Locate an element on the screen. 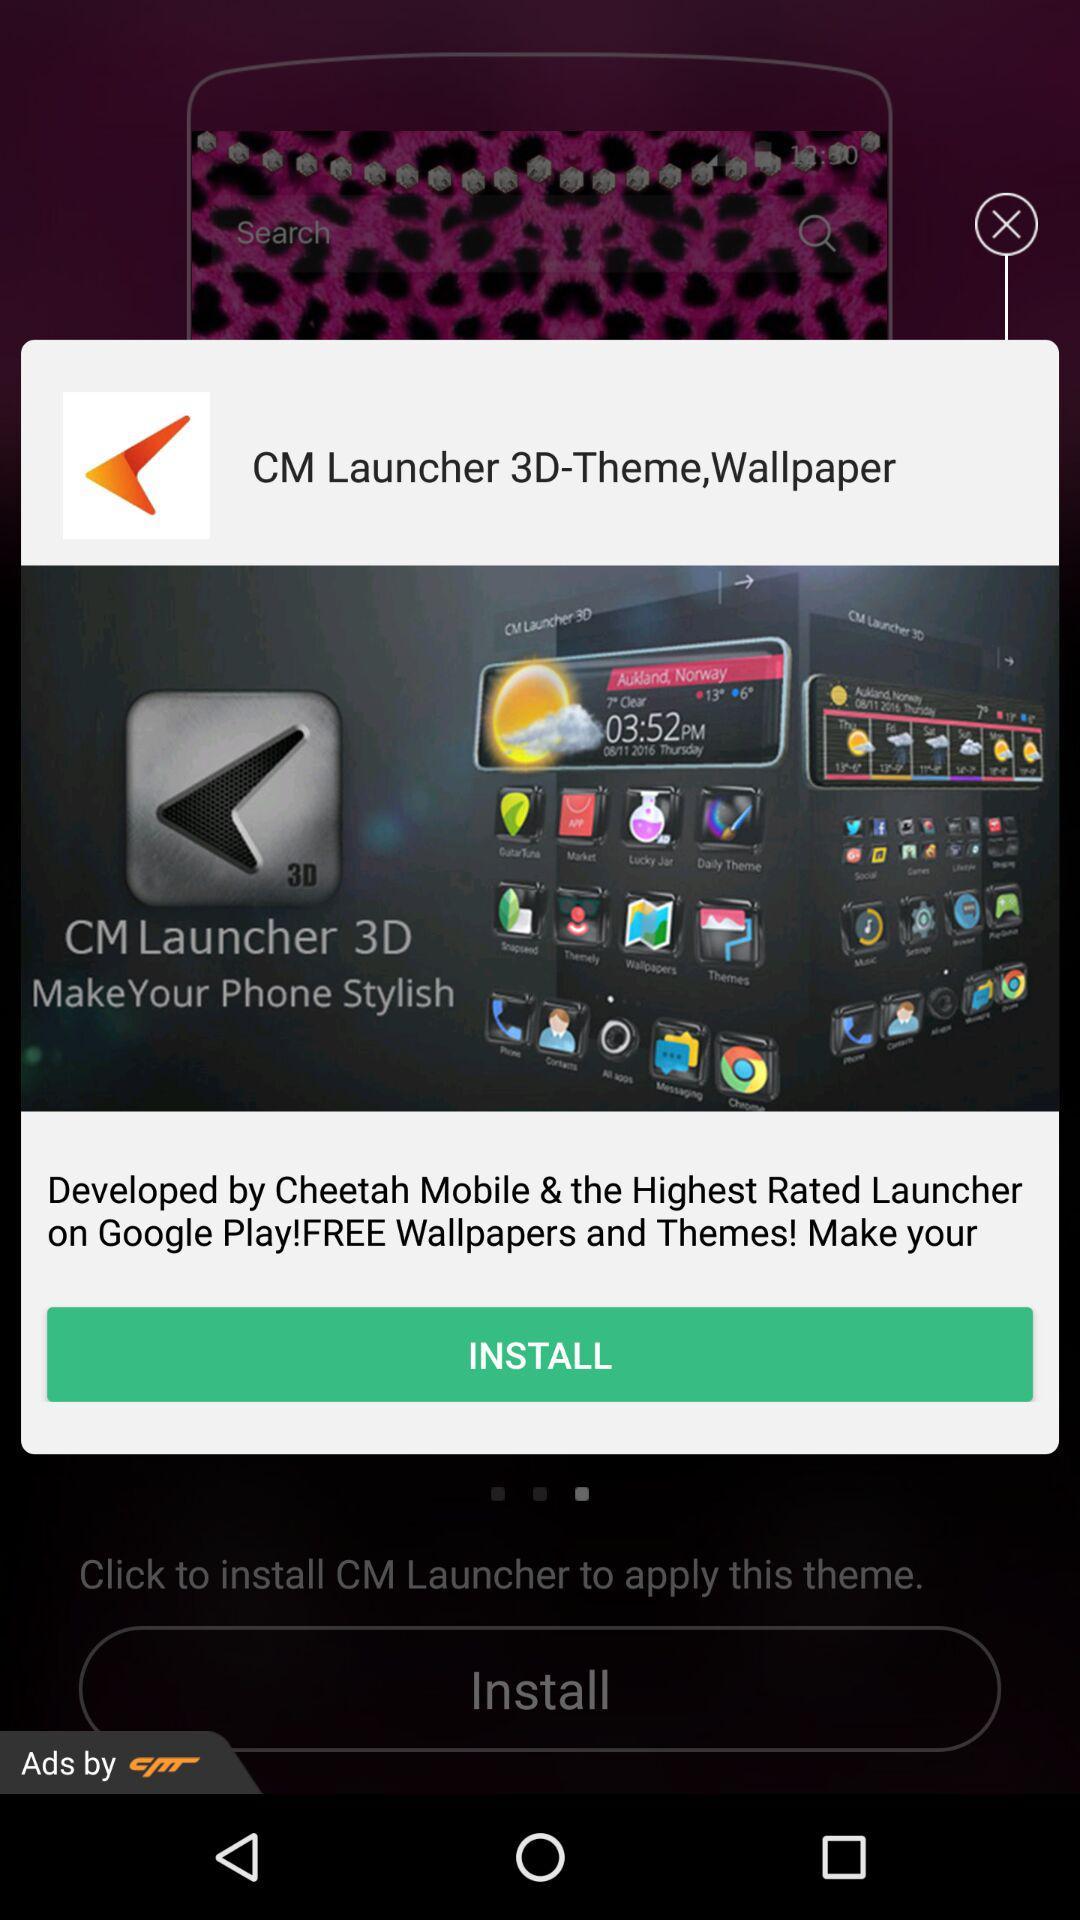 This screenshot has width=1080, height=1920. install the cm launcher is located at coordinates (540, 838).